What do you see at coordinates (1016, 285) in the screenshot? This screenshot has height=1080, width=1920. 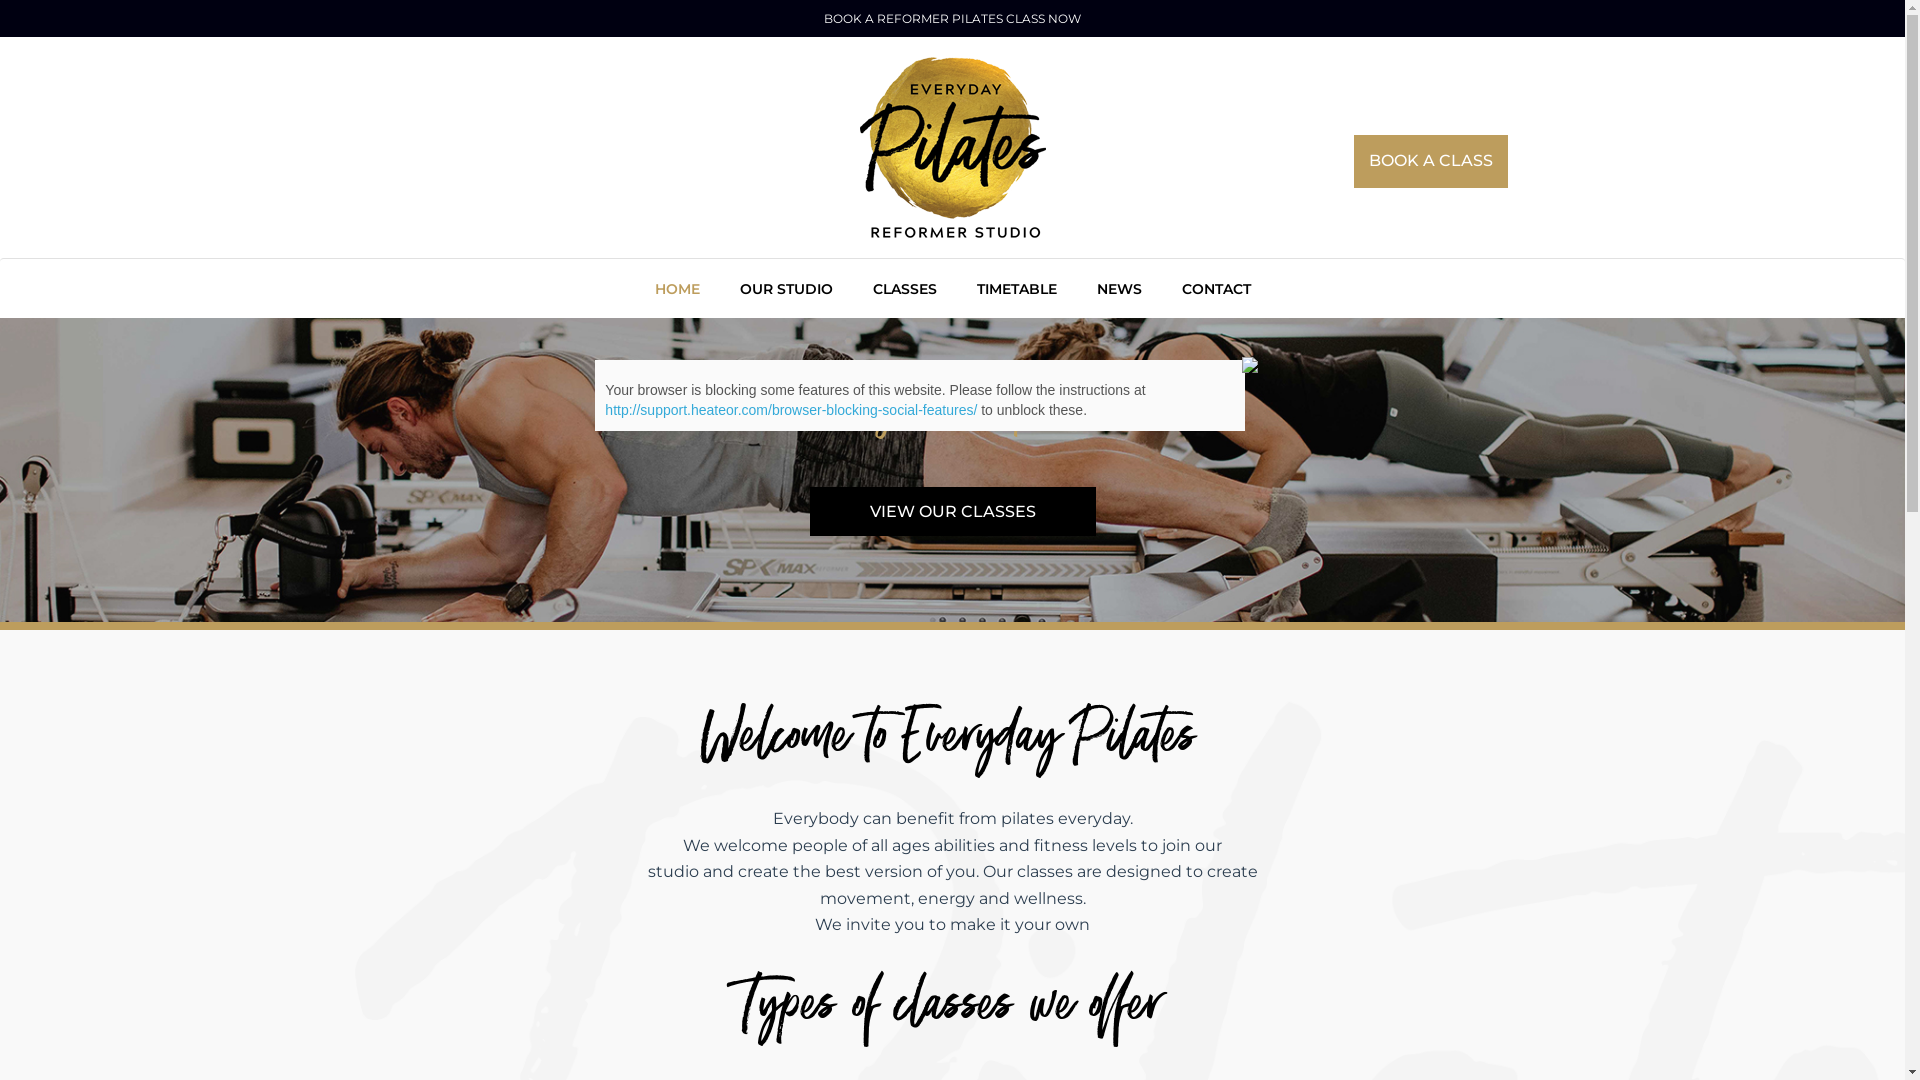 I see `'TIMETABLE'` at bounding box center [1016, 285].